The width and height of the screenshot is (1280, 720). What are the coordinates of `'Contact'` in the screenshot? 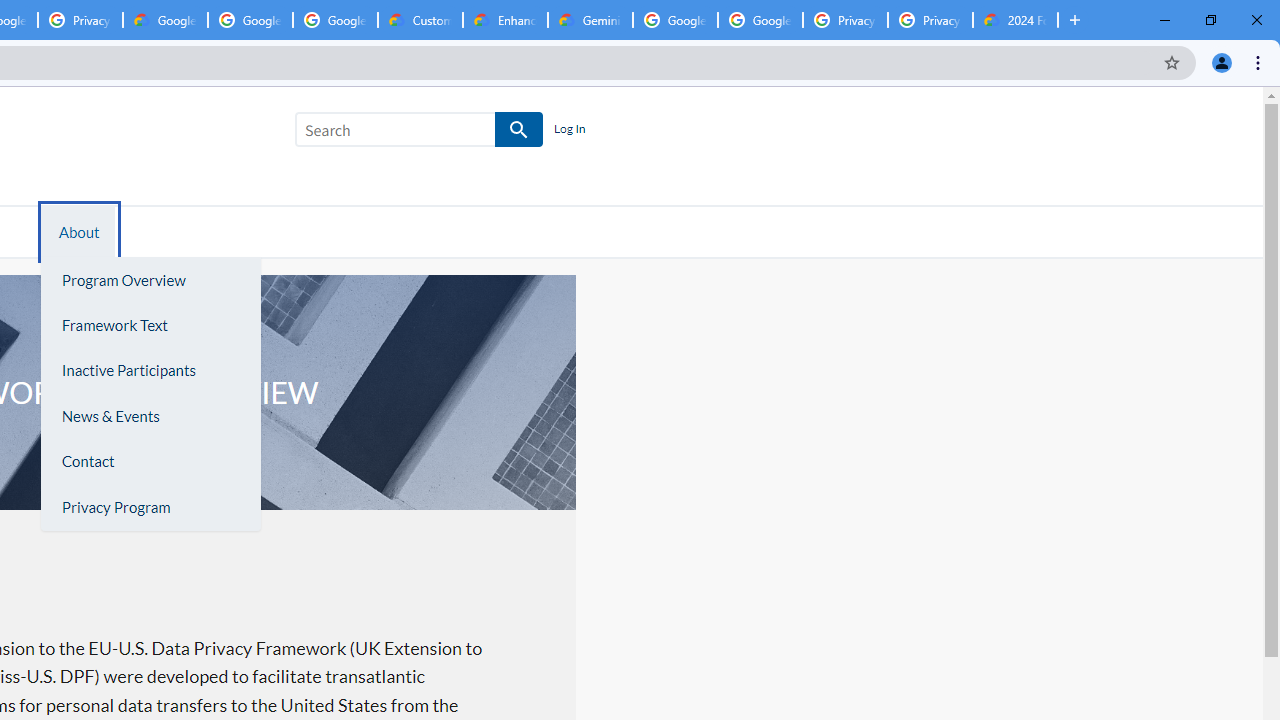 It's located at (149, 462).